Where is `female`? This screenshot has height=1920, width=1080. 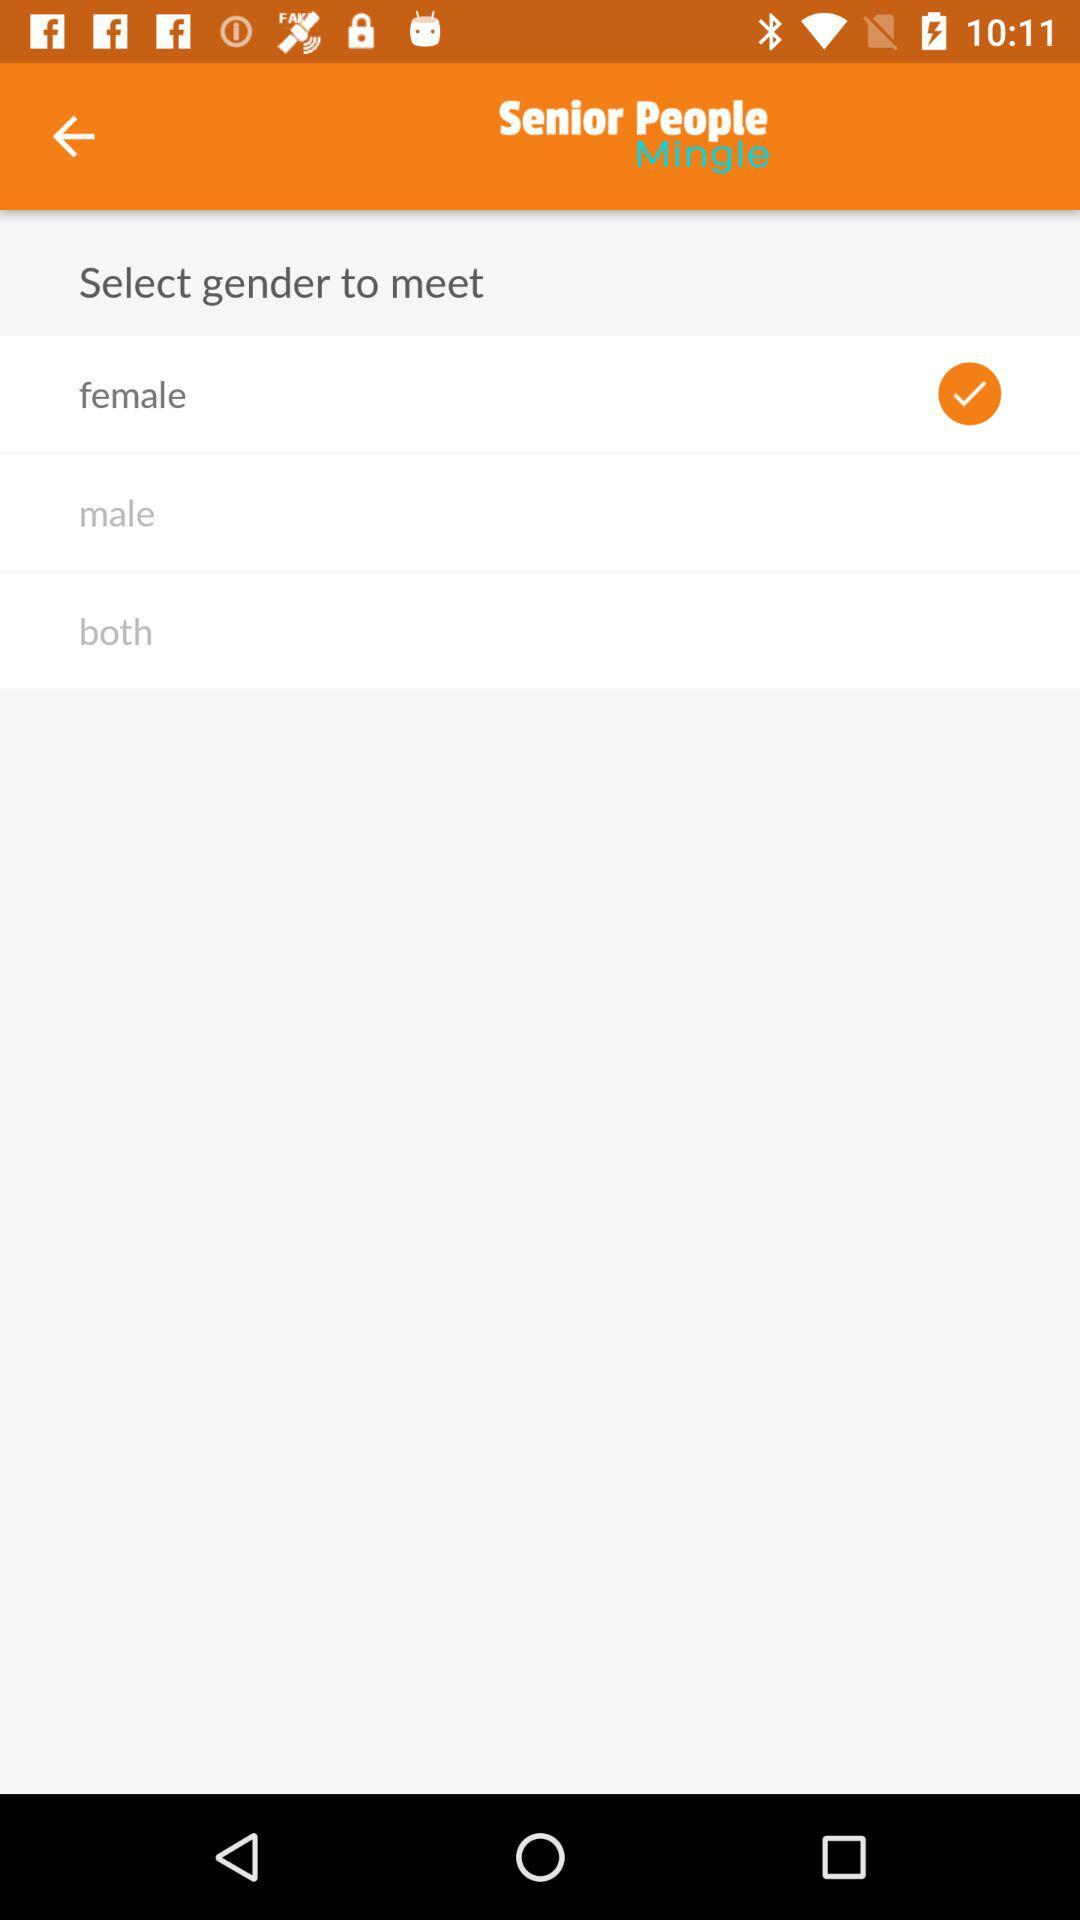
female is located at coordinates (132, 393).